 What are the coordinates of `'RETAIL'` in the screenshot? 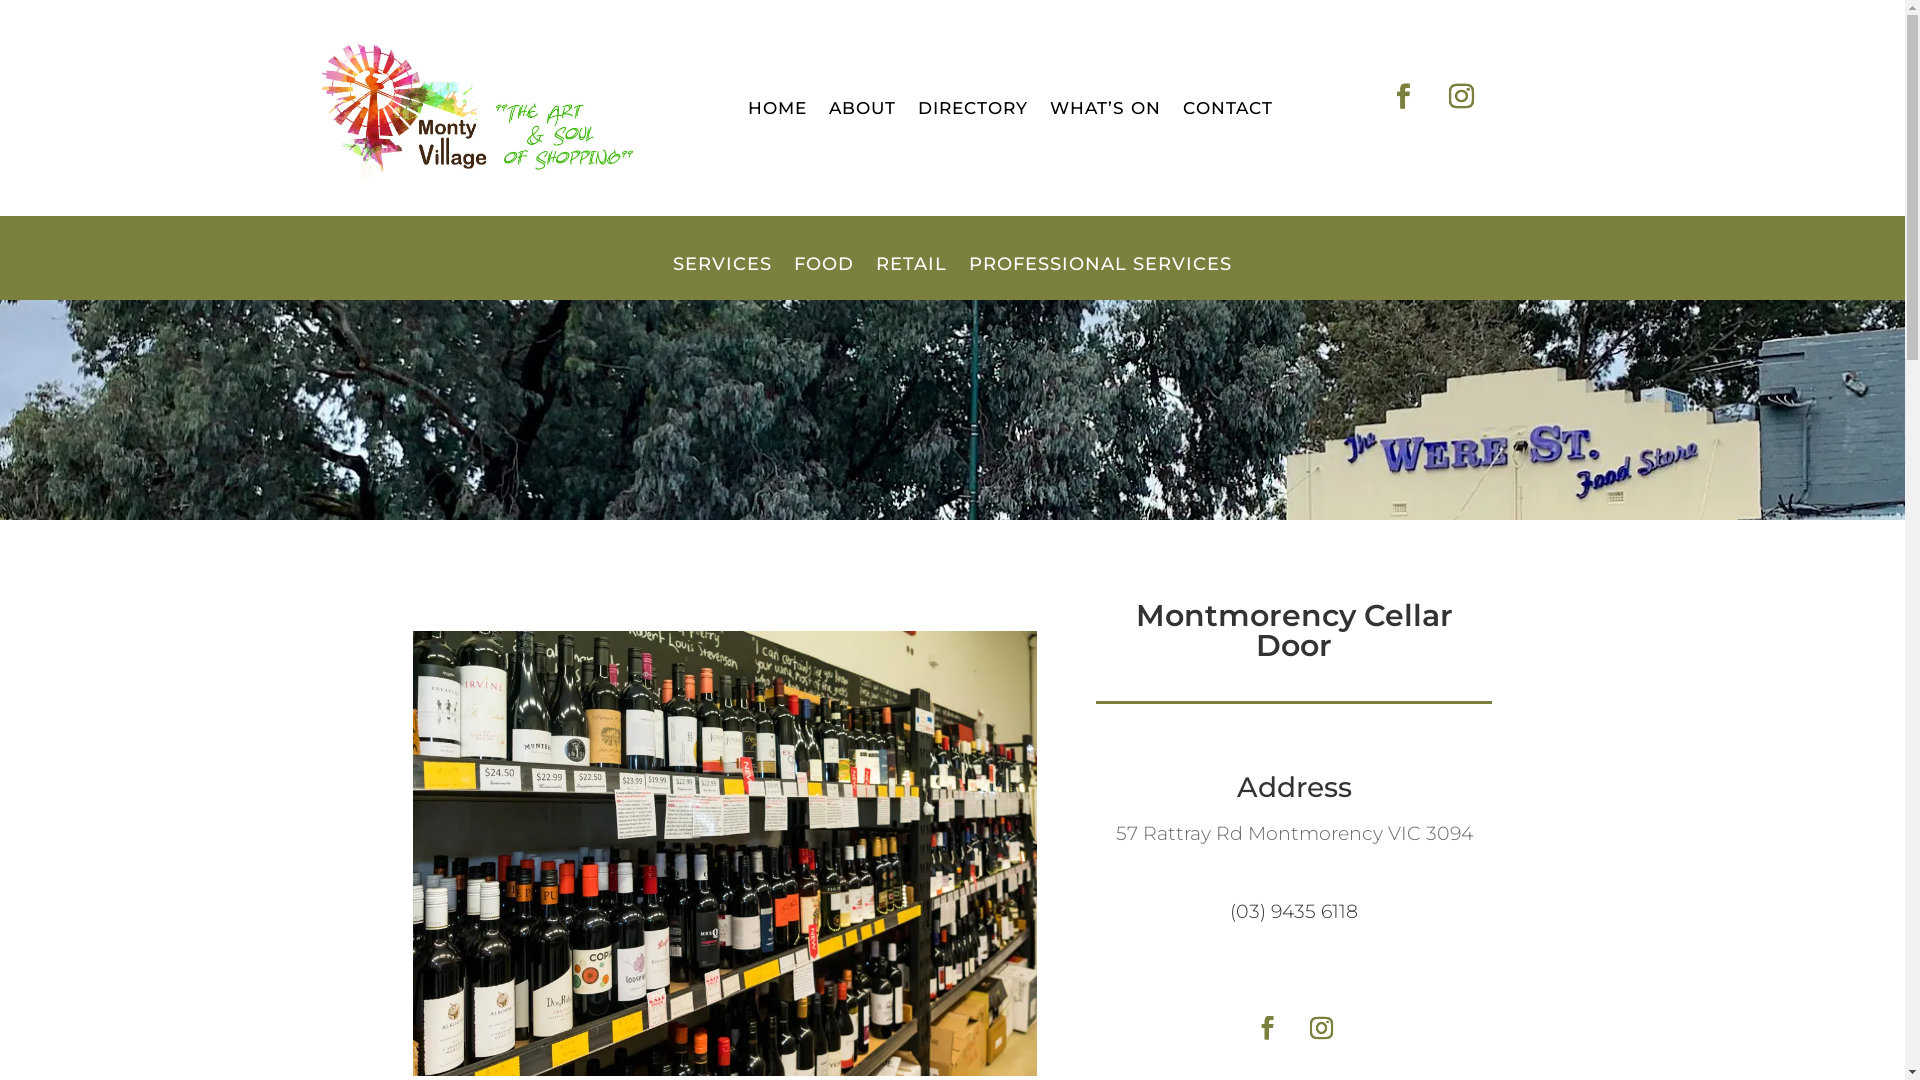 It's located at (910, 278).